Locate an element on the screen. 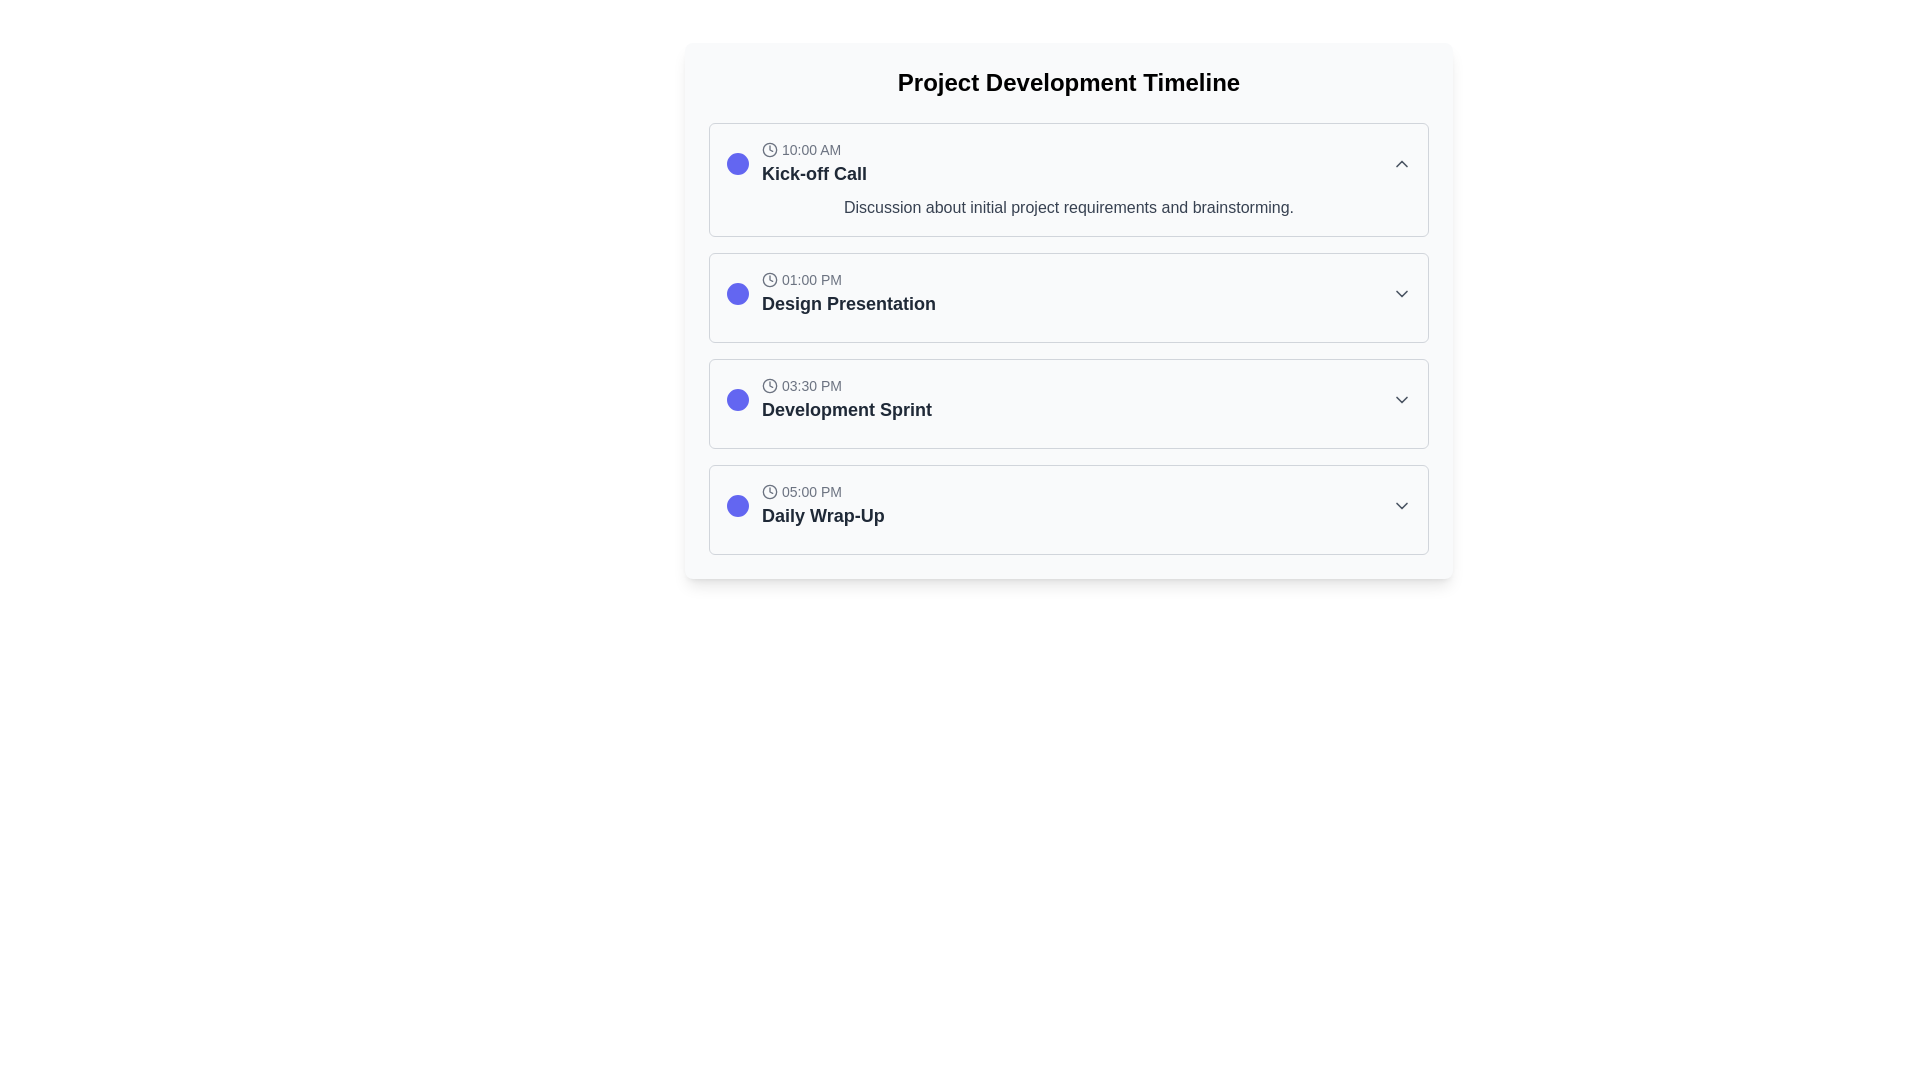  the time '01:00 PM' and title 'Design Presentation' from the second interactive list entry with an expandable dropdown under 'Project Development Timeline' is located at coordinates (1068, 293).